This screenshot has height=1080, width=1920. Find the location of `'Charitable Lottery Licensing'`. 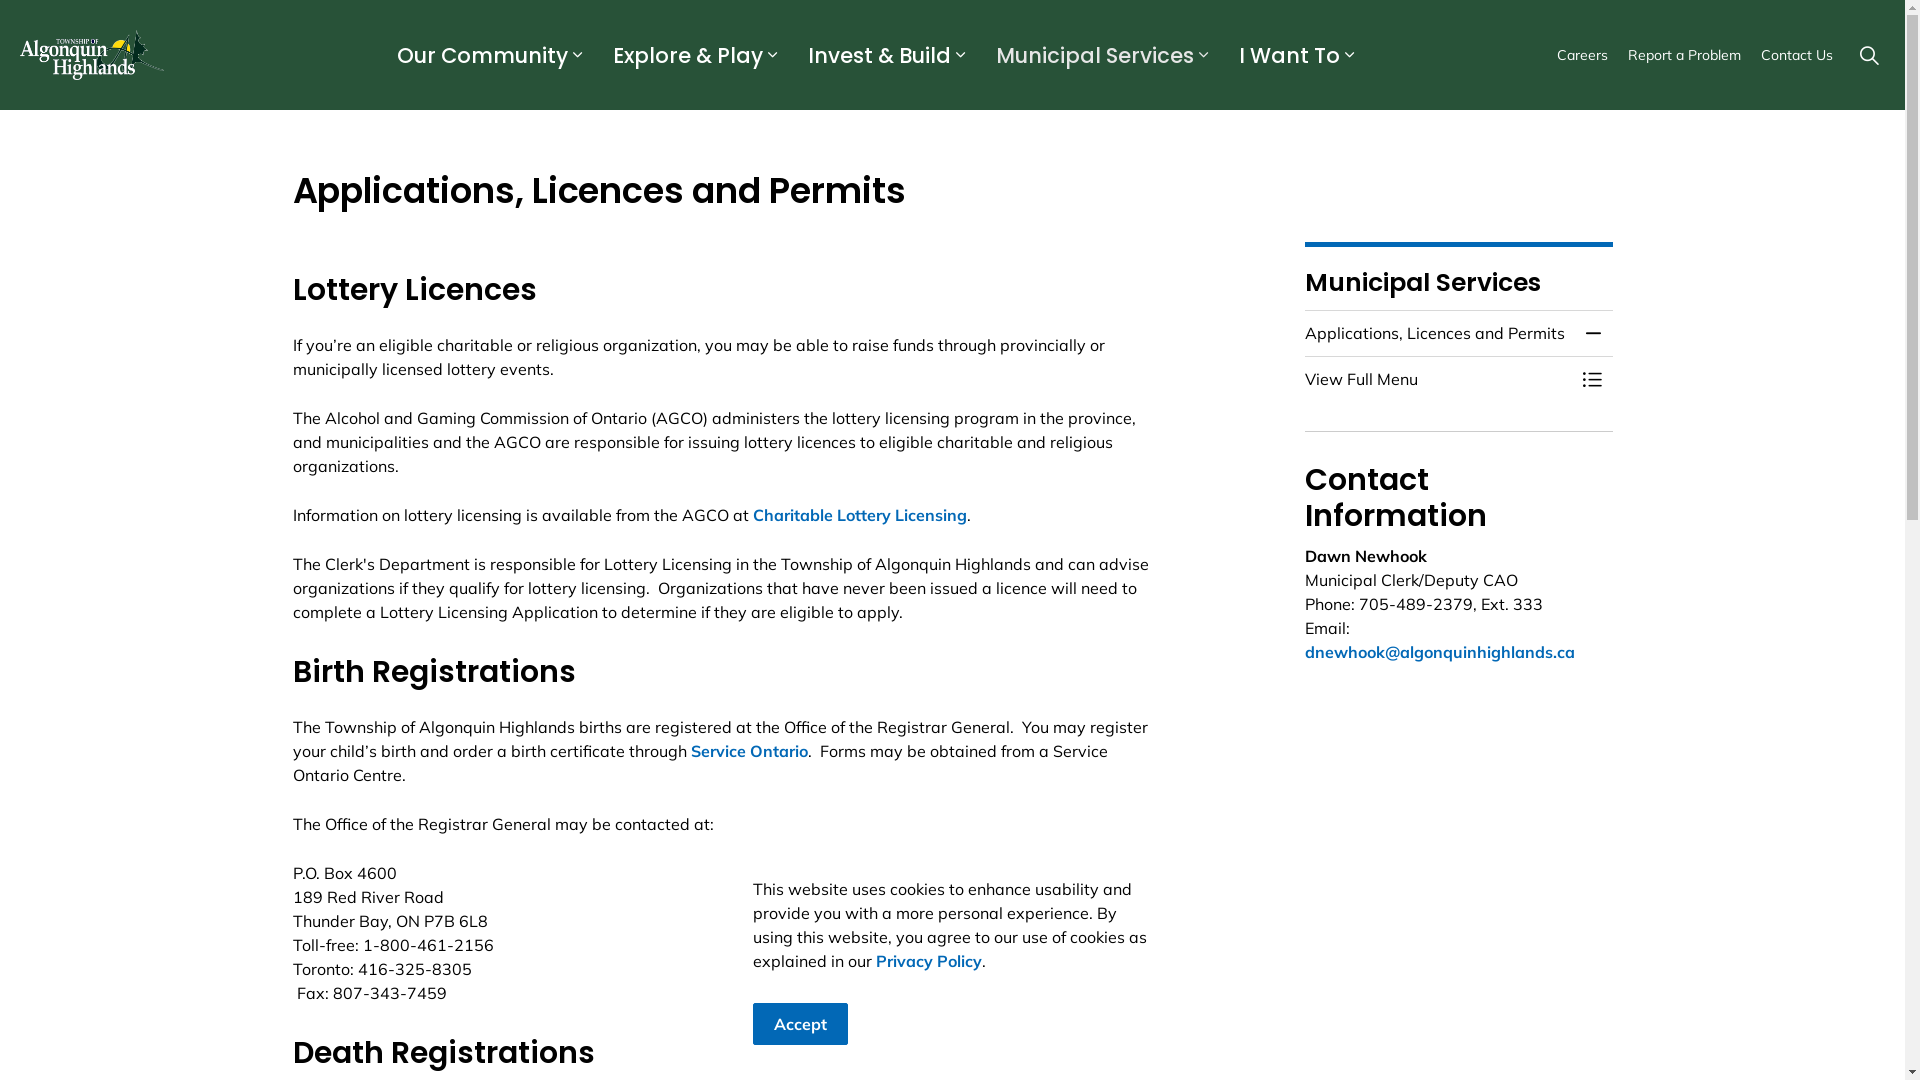

'Charitable Lottery Licensing' is located at coordinates (859, 514).